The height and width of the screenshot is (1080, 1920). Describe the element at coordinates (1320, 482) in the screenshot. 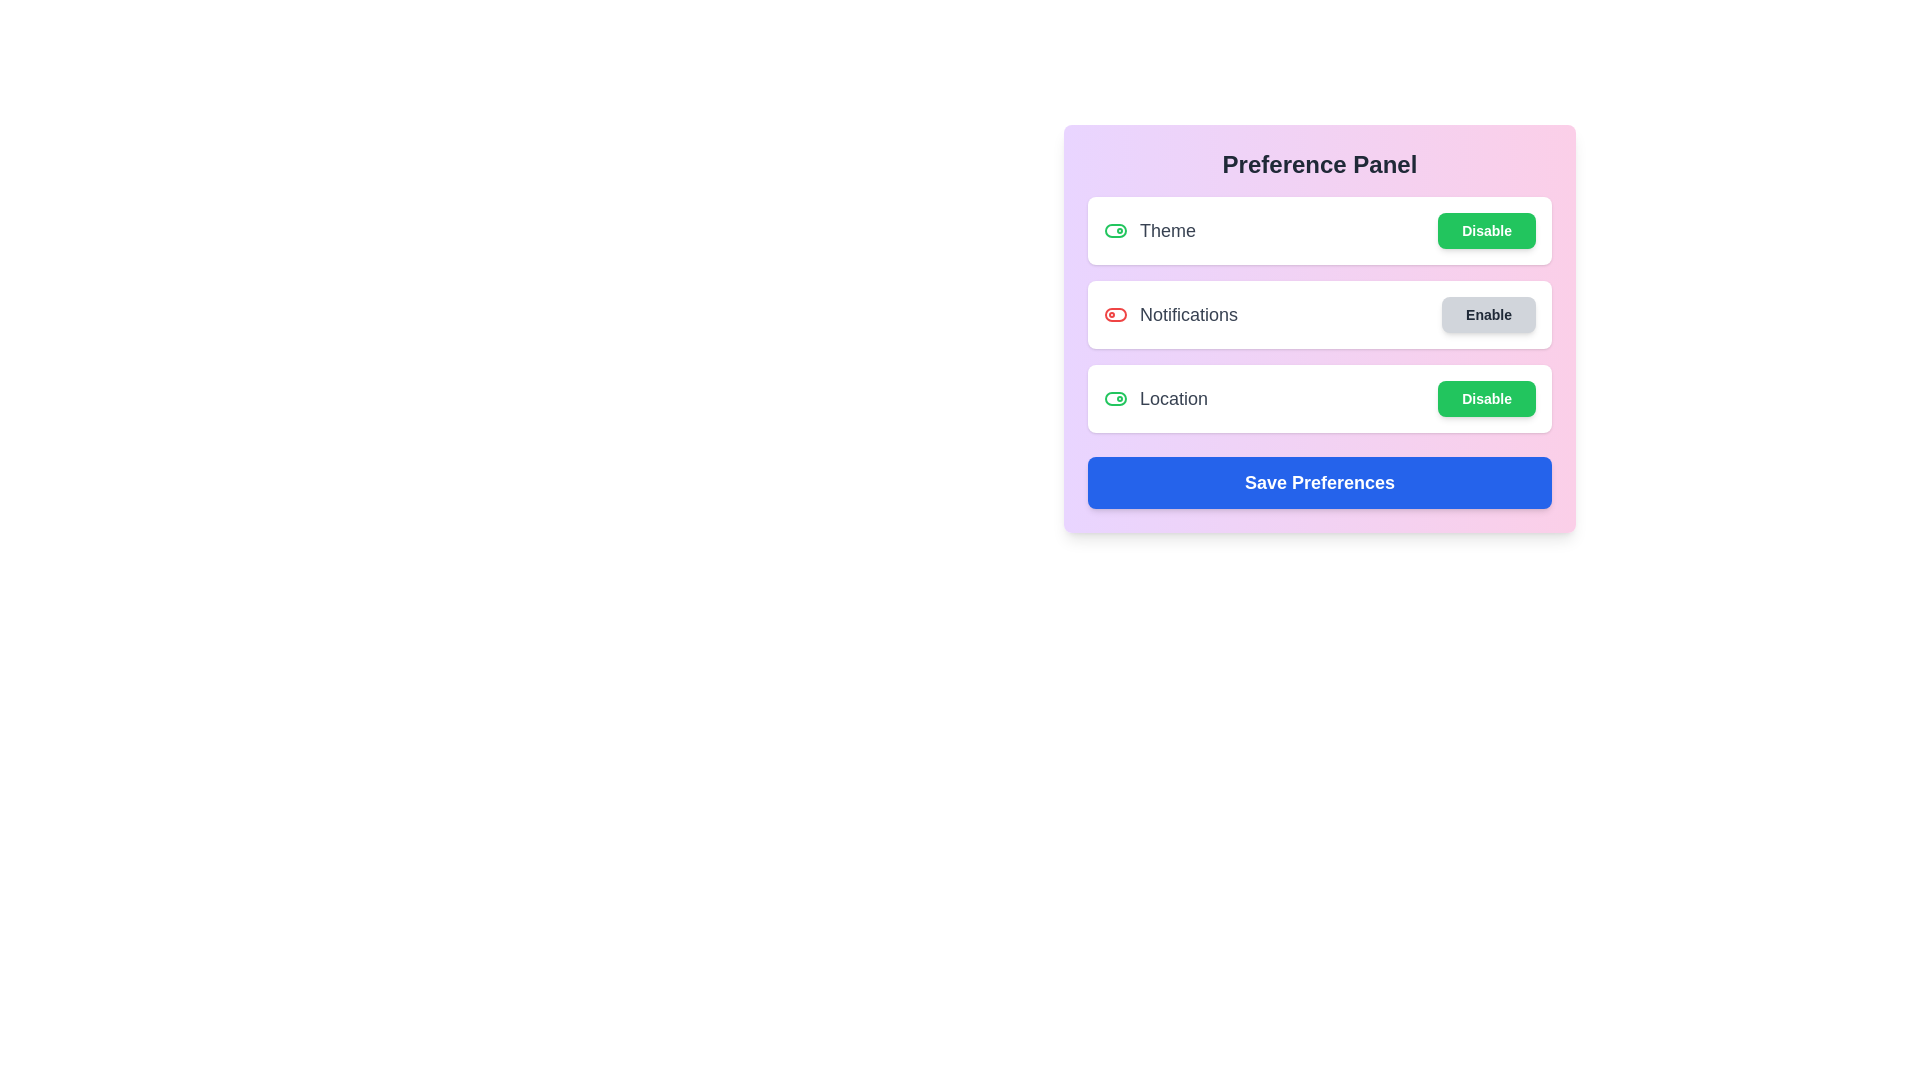

I see `the 'Save Preferences' button to save the current preferences` at that location.